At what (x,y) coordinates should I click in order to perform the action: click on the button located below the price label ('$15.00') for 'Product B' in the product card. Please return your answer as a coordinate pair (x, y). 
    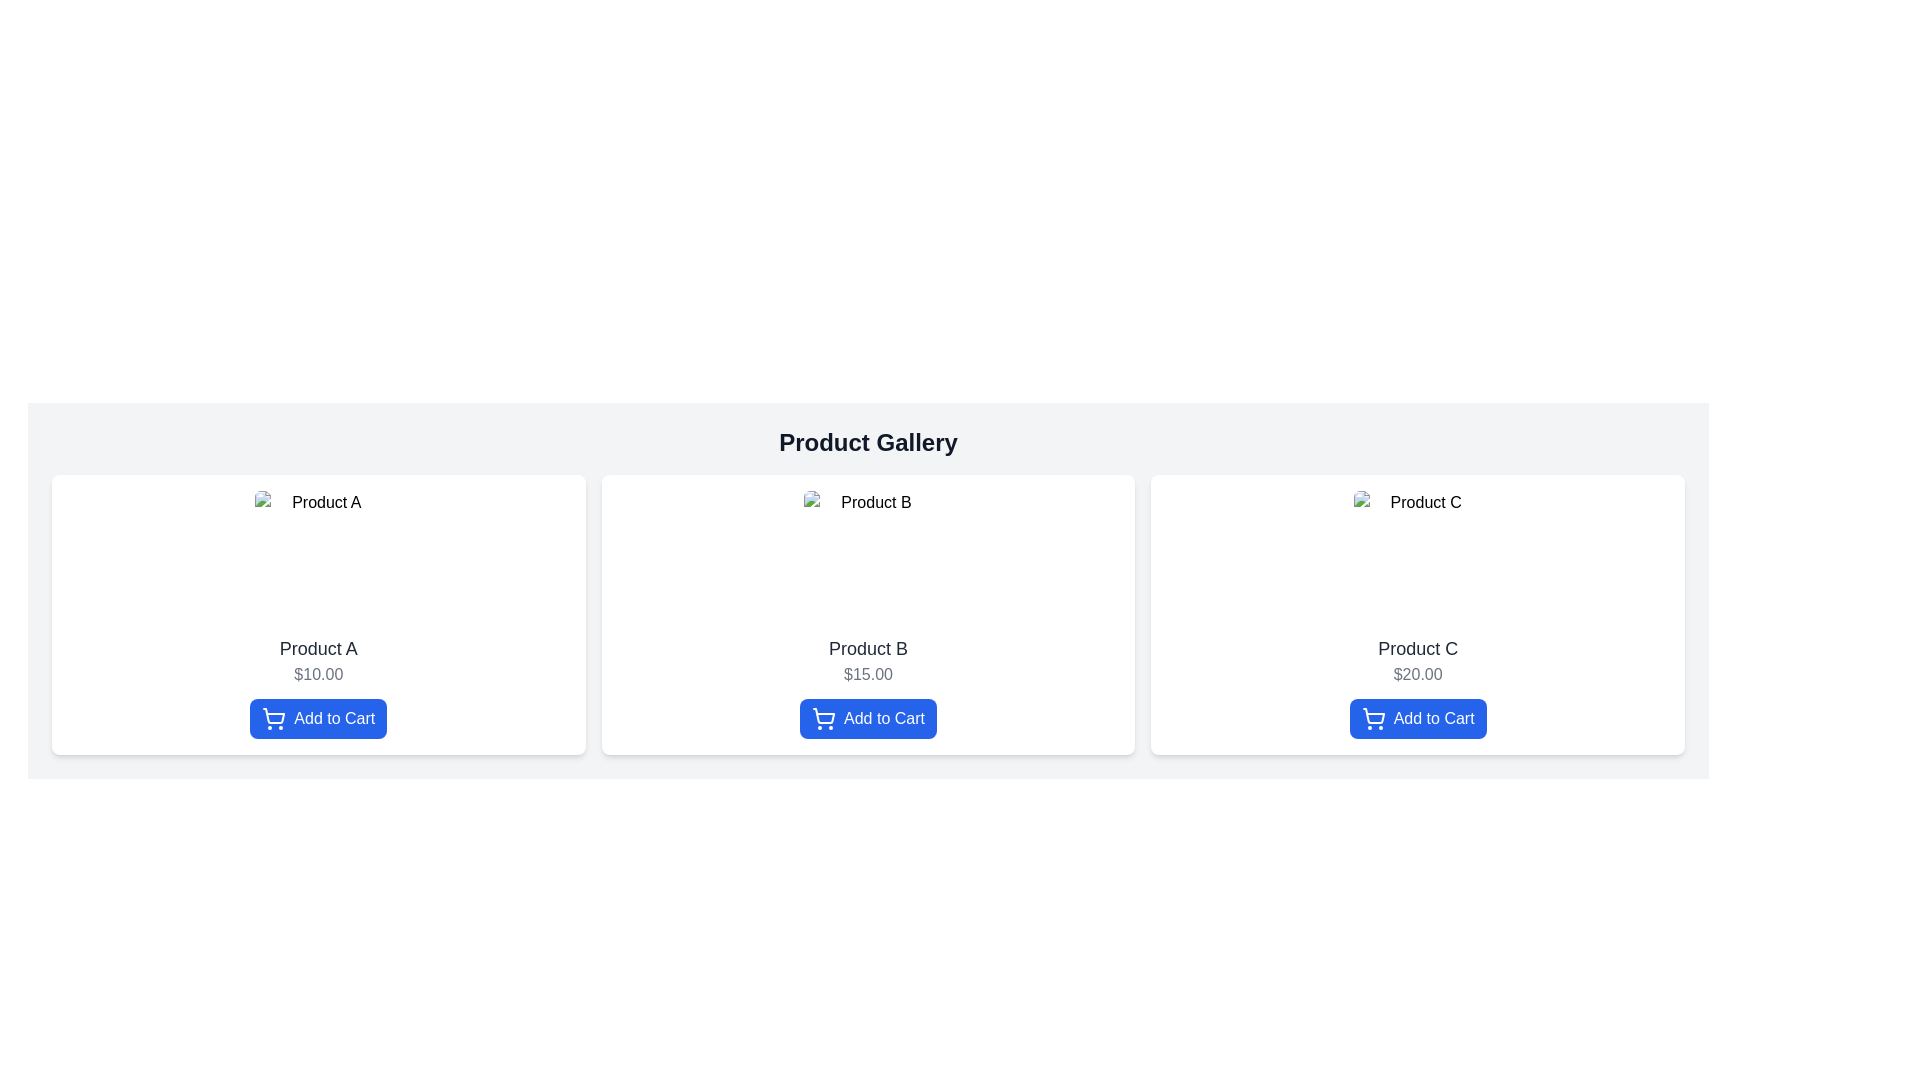
    Looking at the image, I should click on (868, 717).